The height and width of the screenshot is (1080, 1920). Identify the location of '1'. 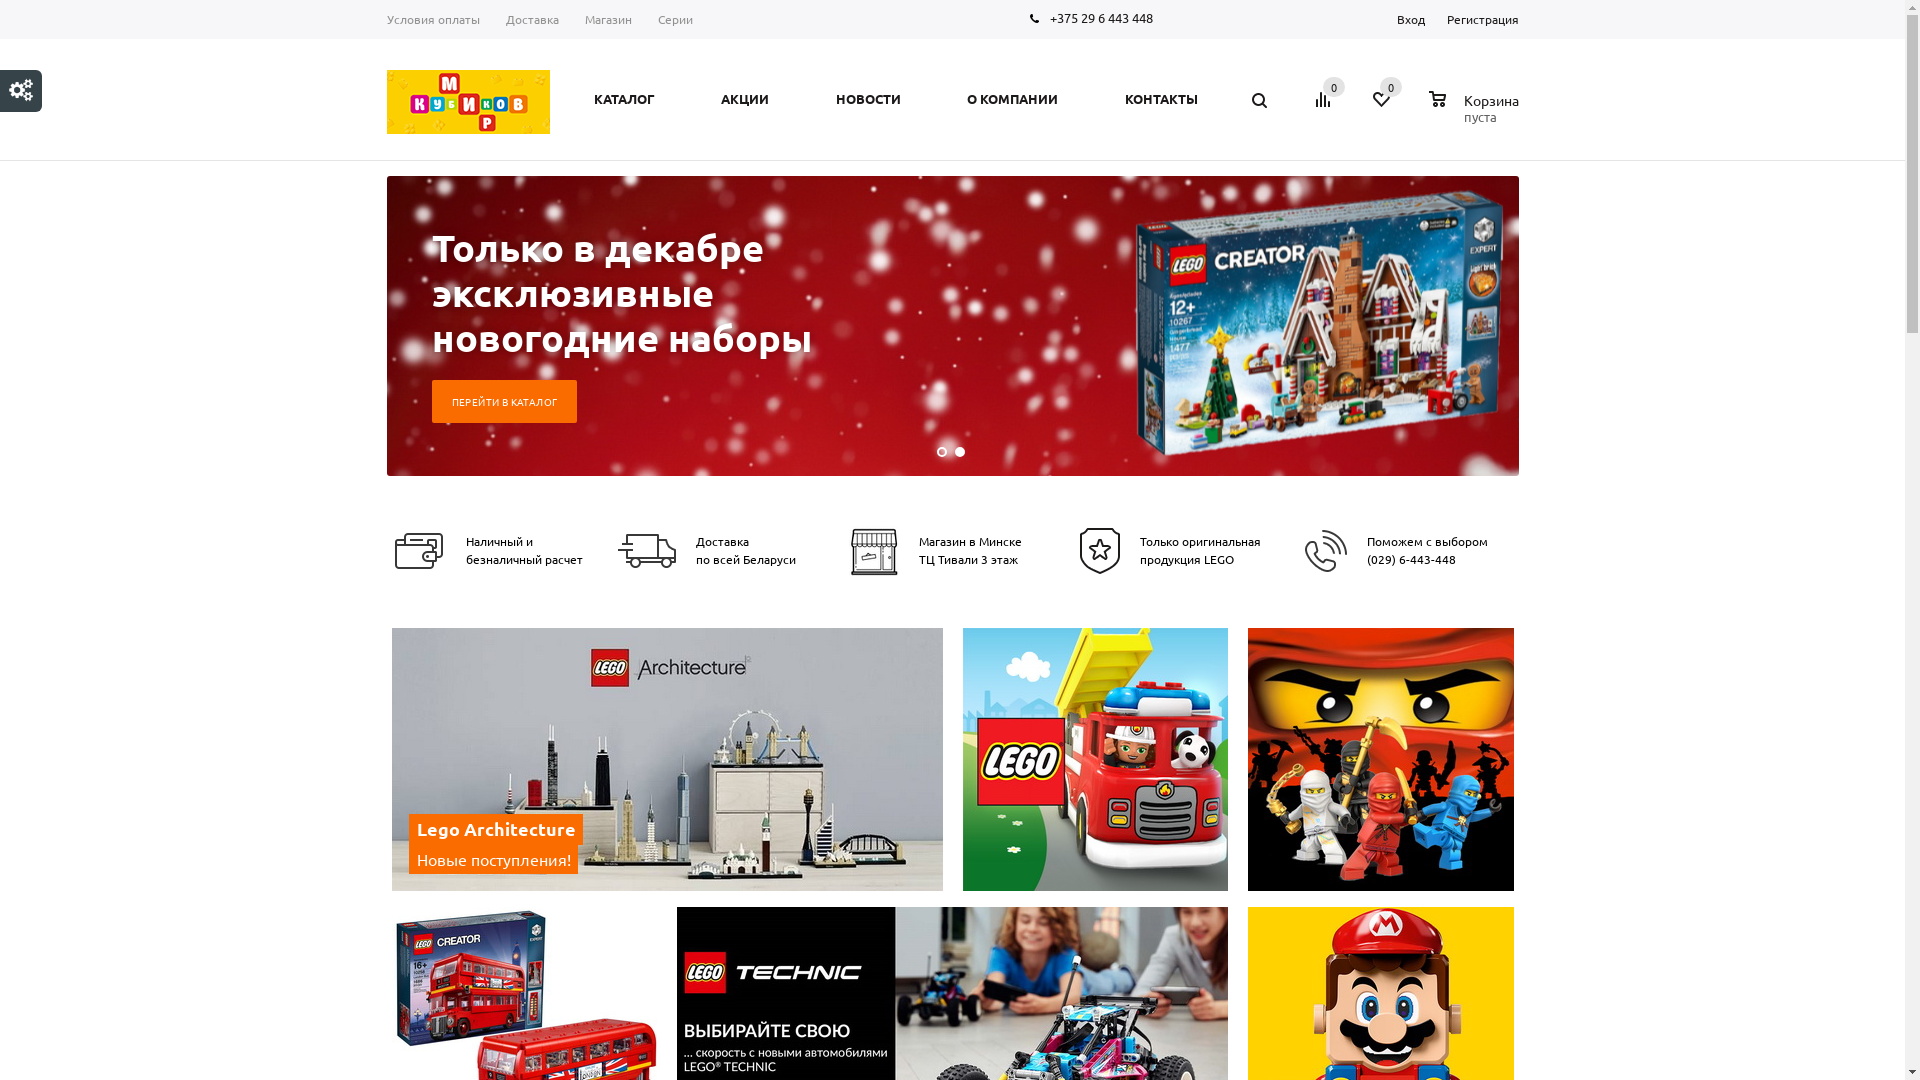
(939, 451).